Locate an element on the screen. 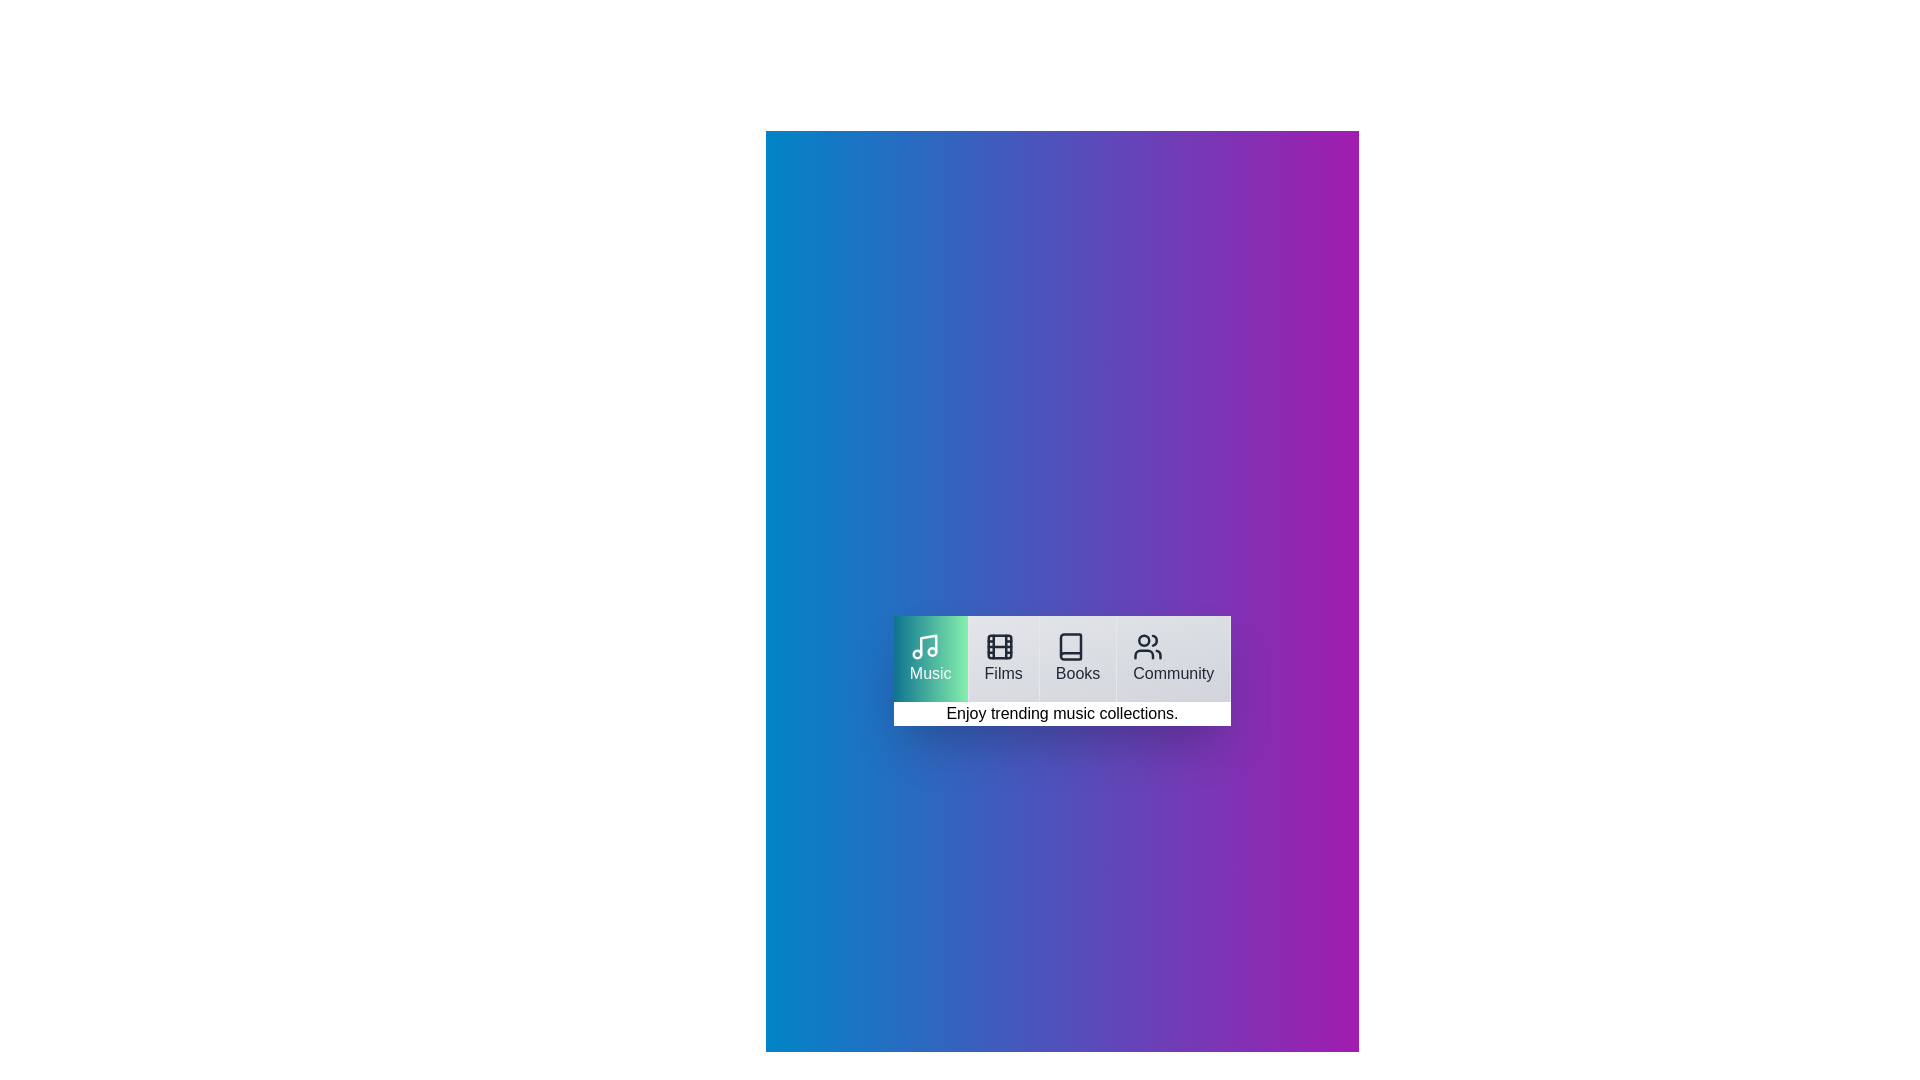 The image size is (1920, 1080). the descriptive text label located directly below the horizontal navigation menu in the Music section of the interface is located at coordinates (1061, 712).